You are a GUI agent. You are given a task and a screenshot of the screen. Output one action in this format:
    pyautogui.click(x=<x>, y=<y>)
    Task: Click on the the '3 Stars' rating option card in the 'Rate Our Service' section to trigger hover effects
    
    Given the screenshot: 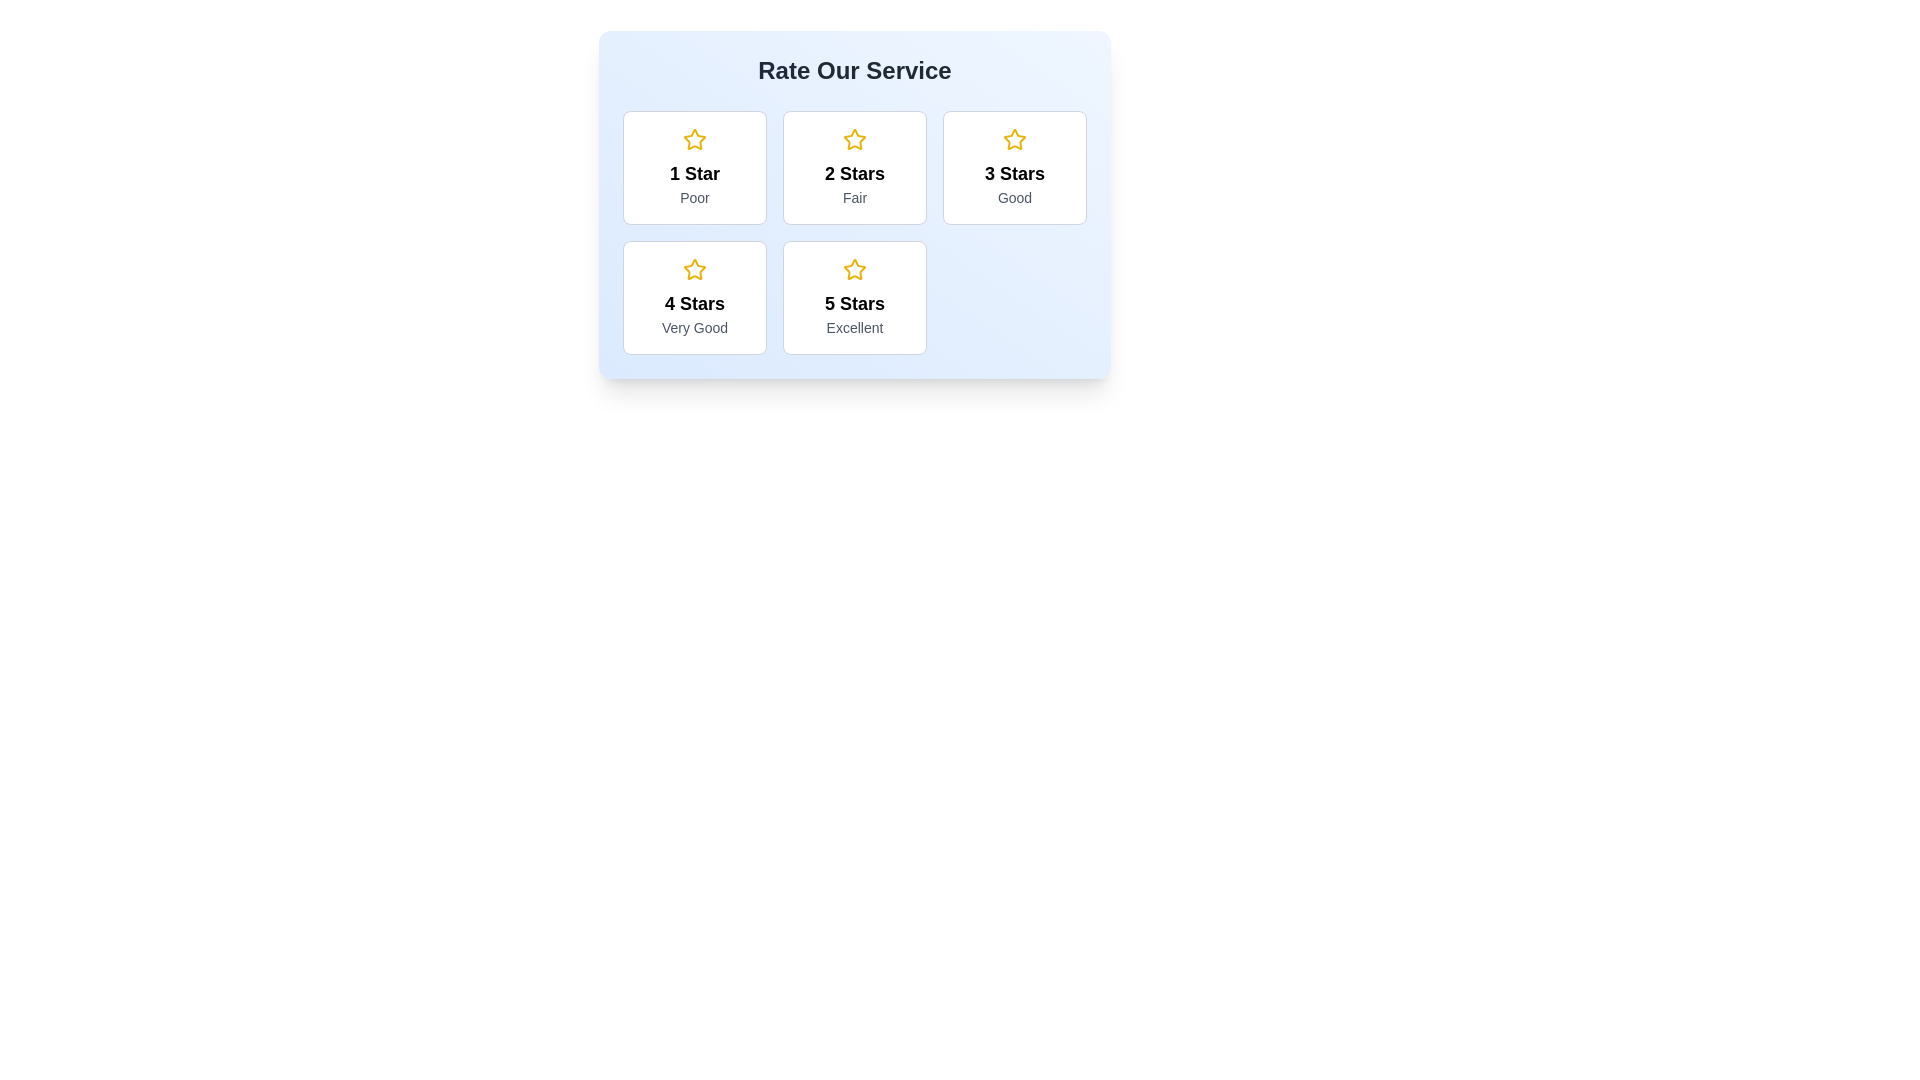 What is the action you would take?
    pyautogui.click(x=1014, y=167)
    